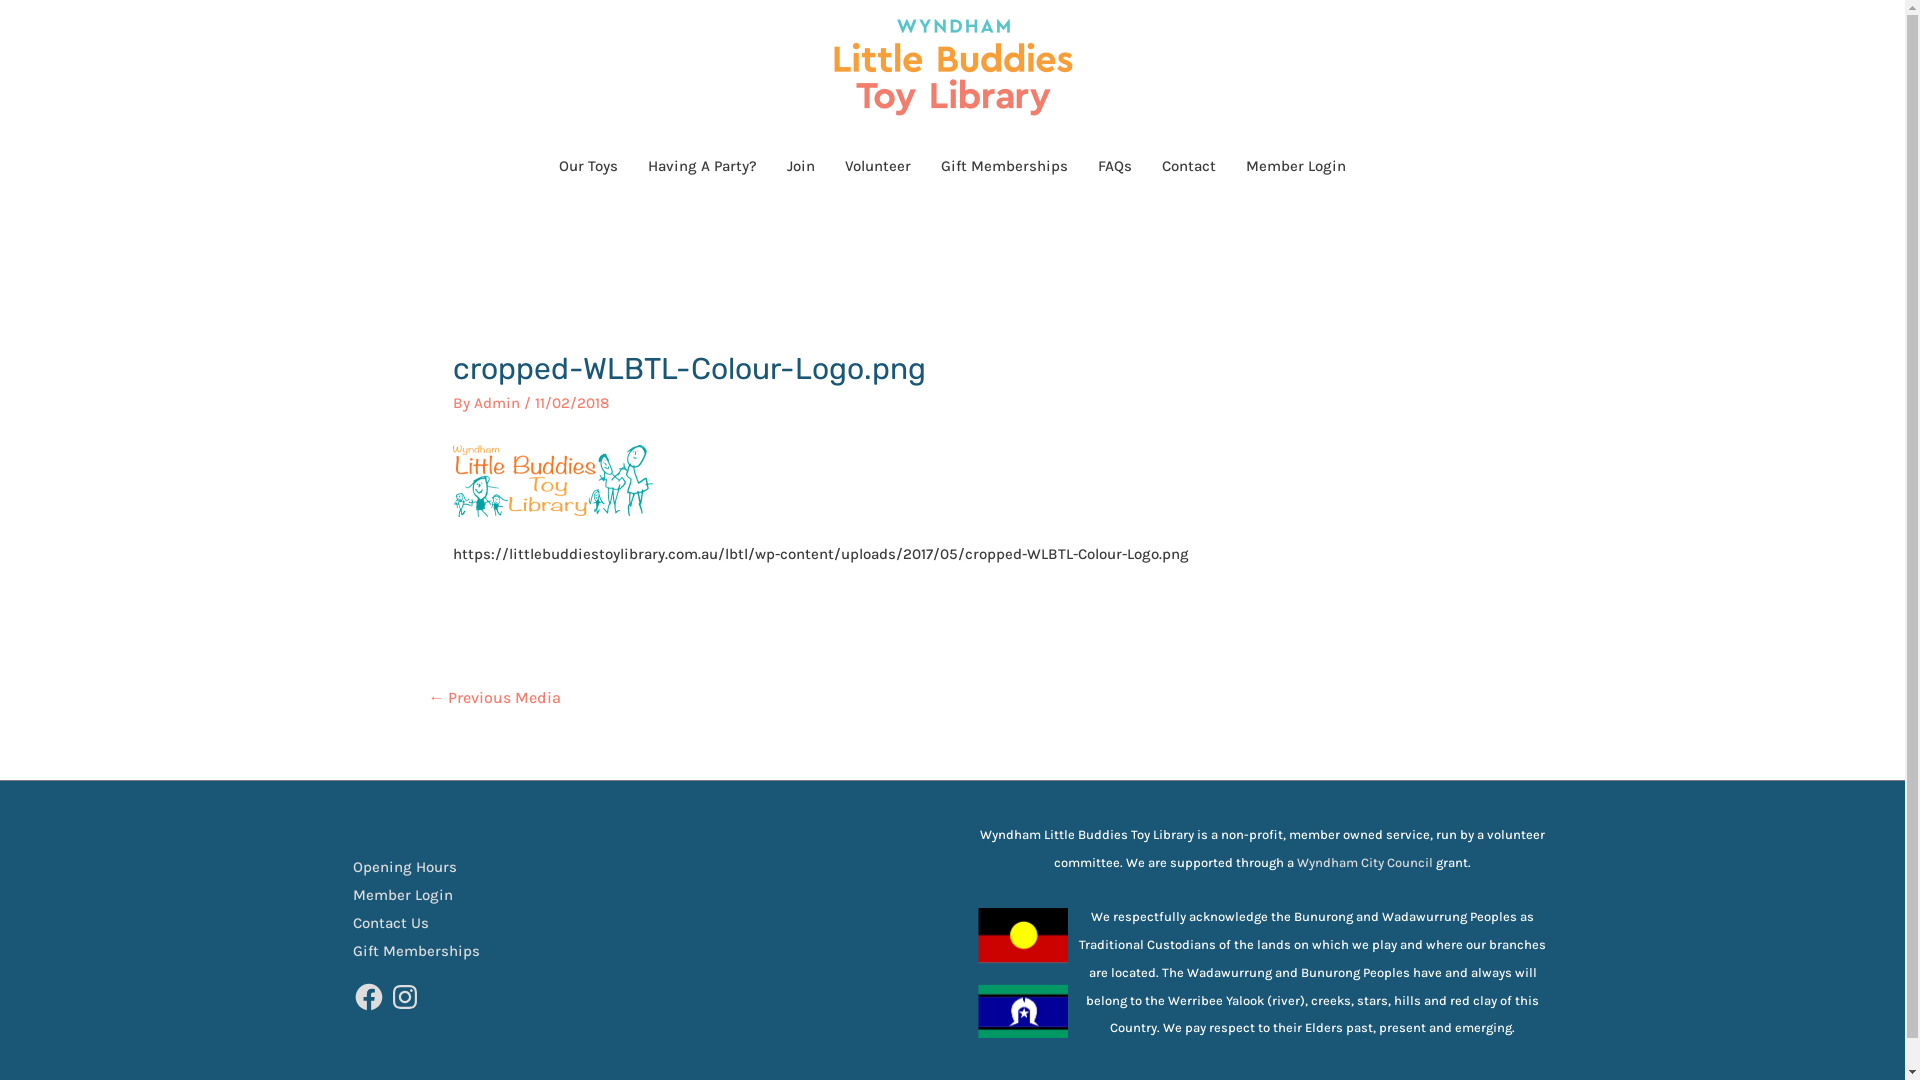  I want to click on 'Instagram', so click(402, 996).